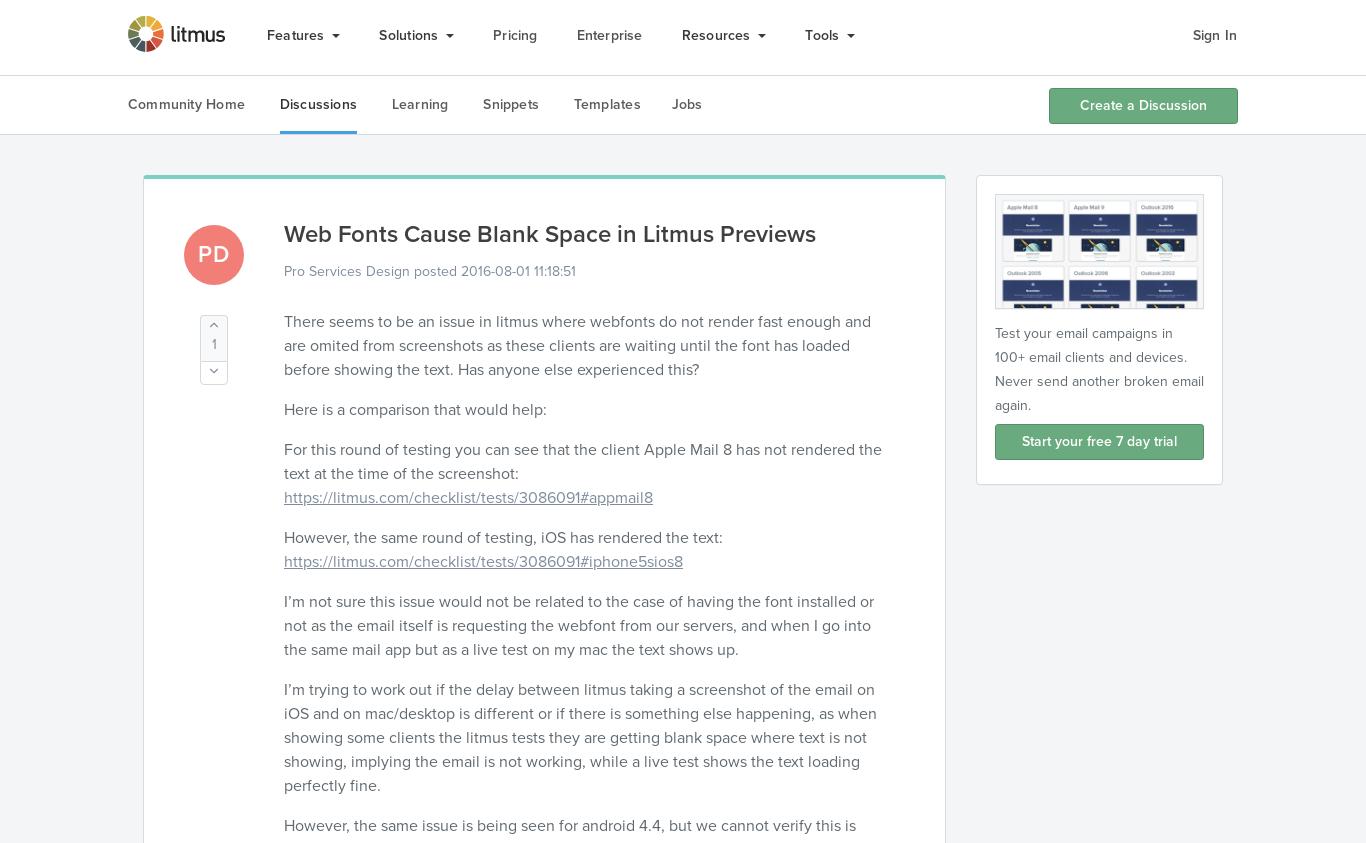 The width and height of the screenshot is (1366, 843). Describe the element at coordinates (414, 409) in the screenshot. I see `'Here is a comparison that would help:'` at that location.